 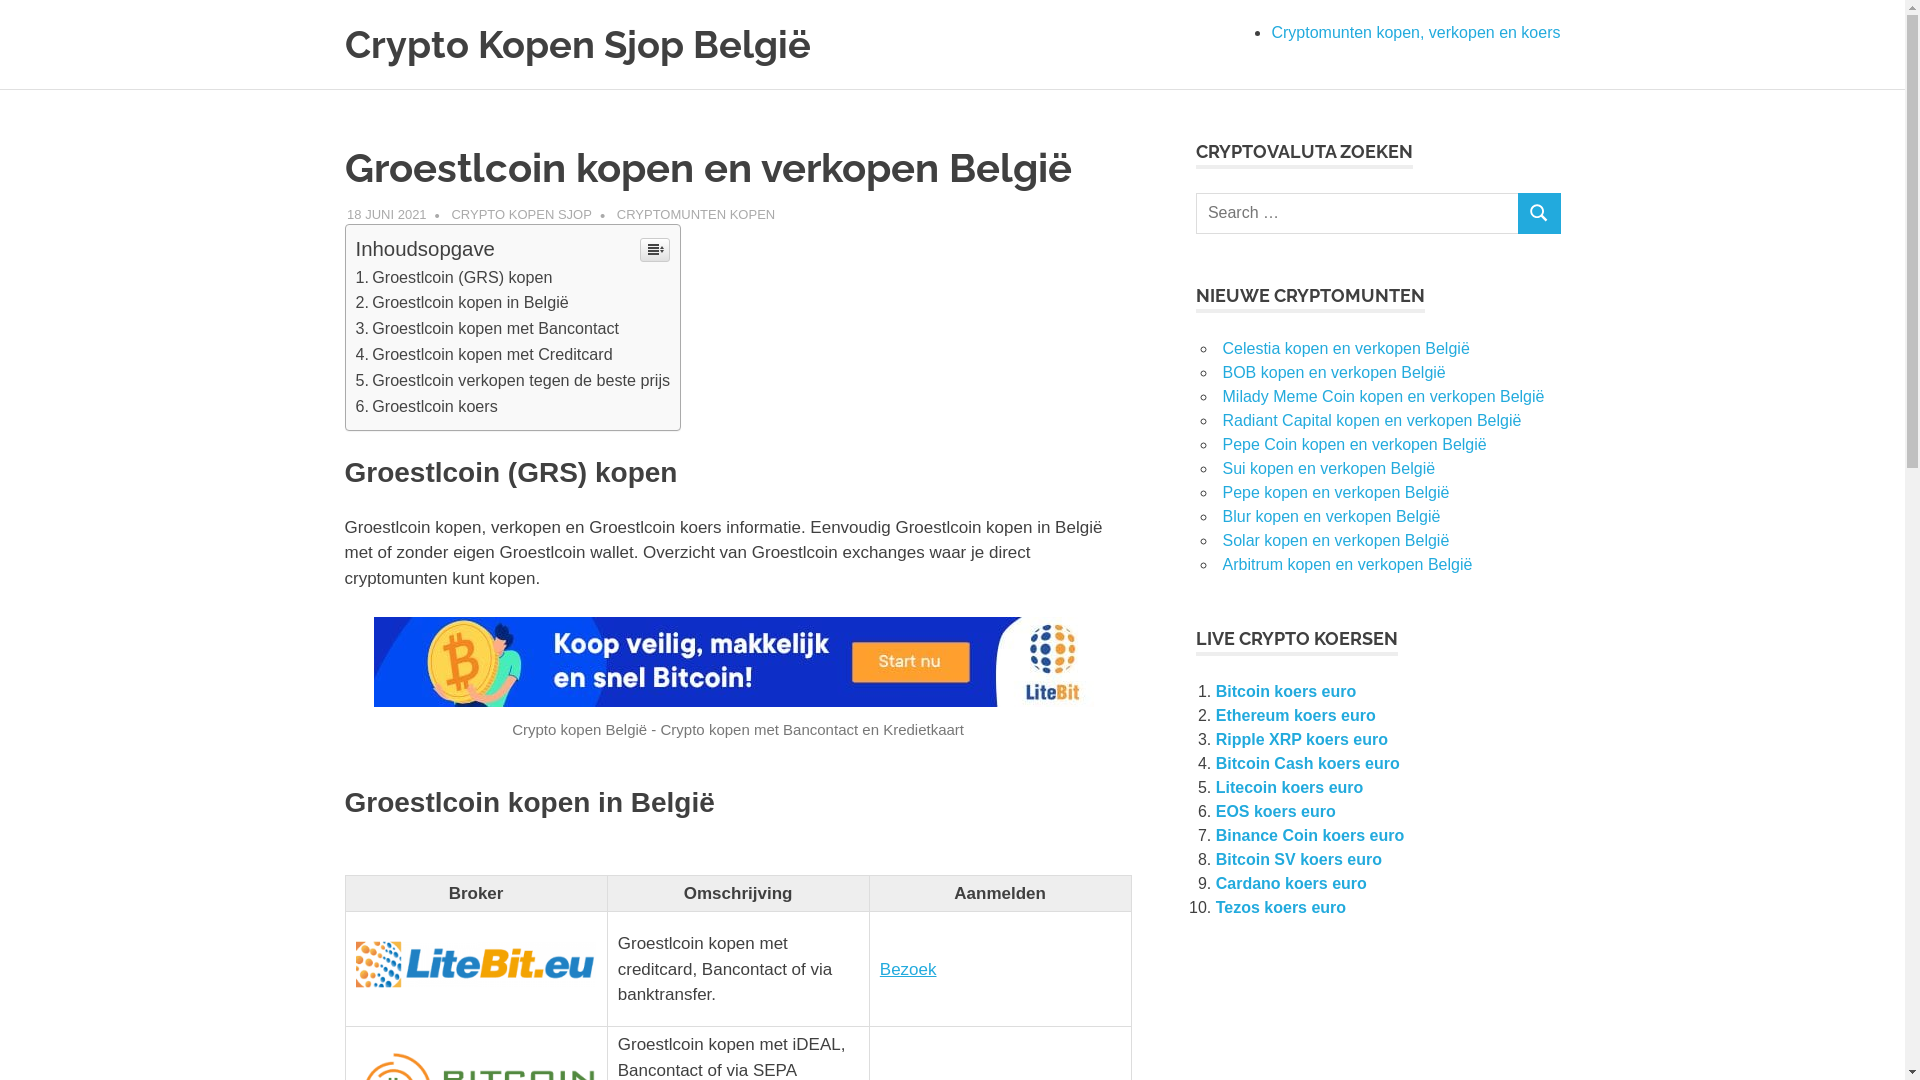 I want to click on 'CRYPTO KOPEN SJOP', so click(x=521, y=213).